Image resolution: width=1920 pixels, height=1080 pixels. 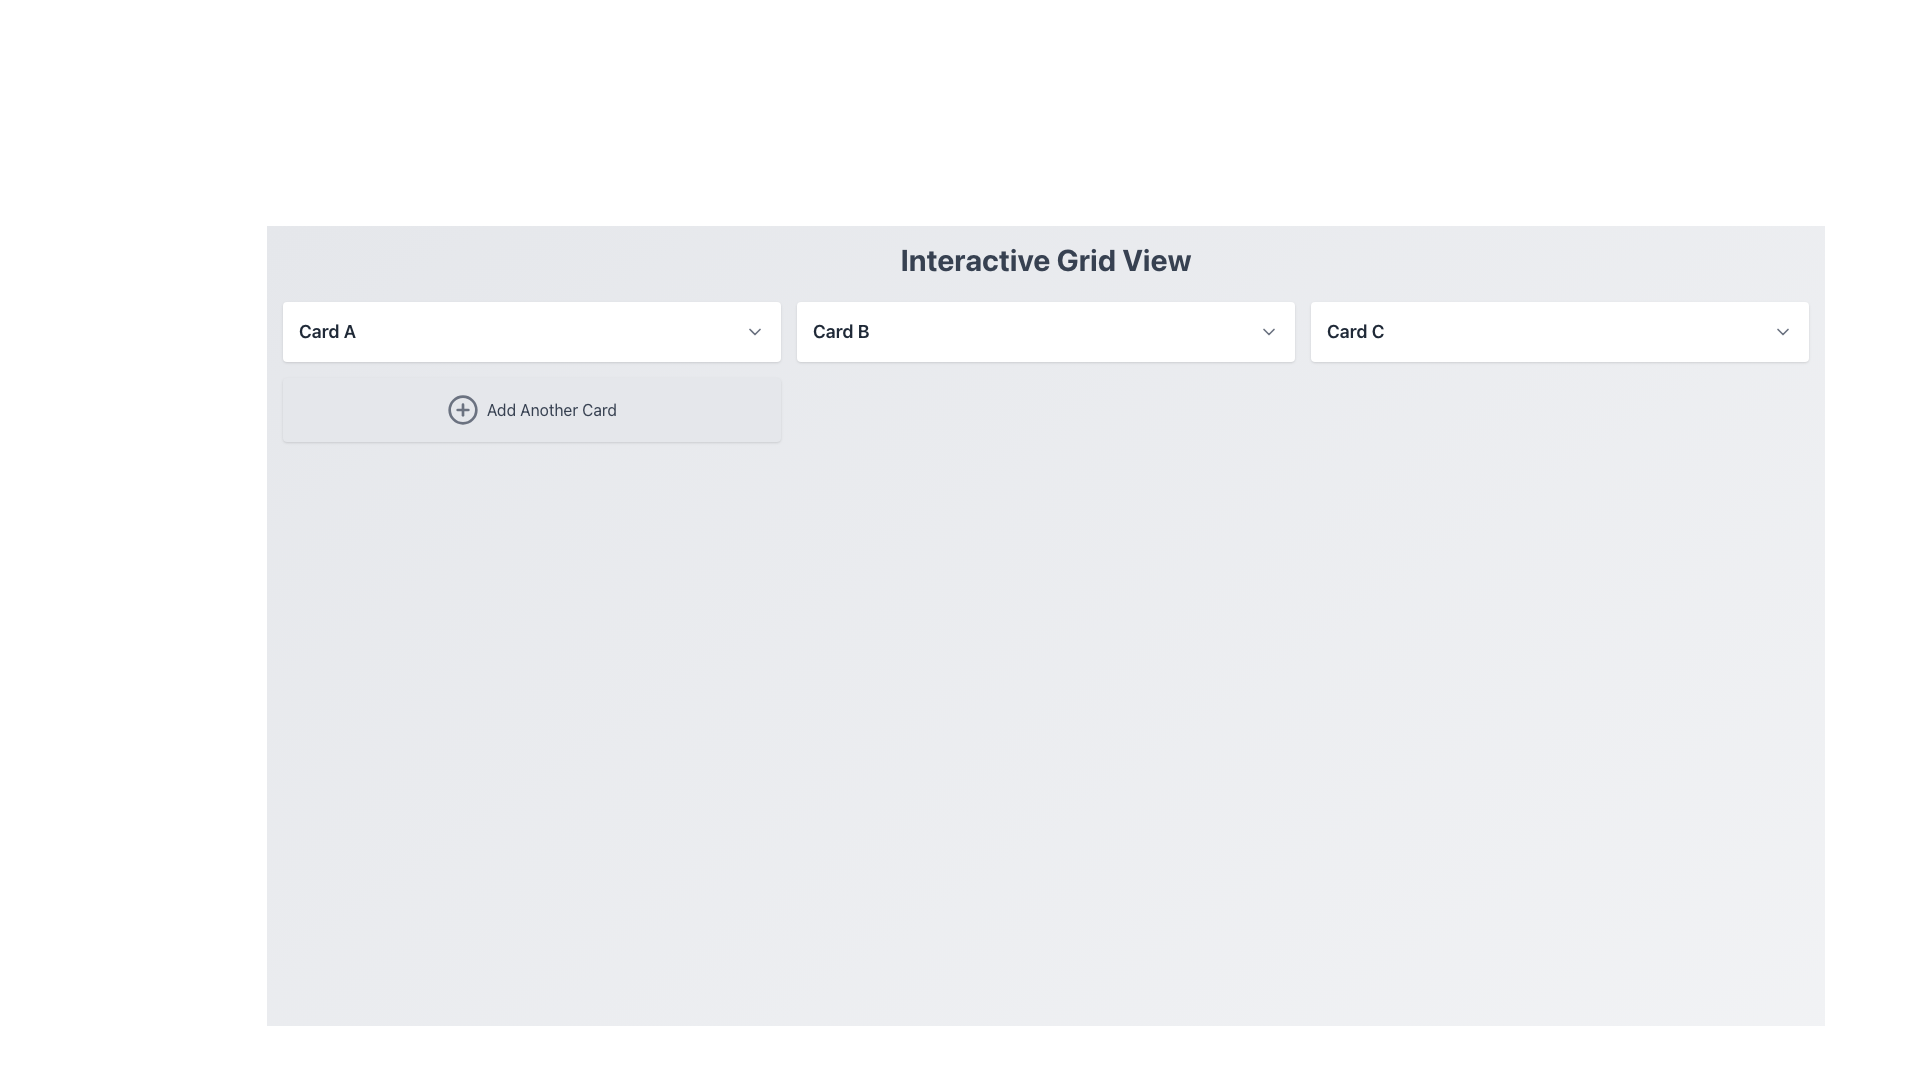 What do you see at coordinates (1045, 258) in the screenshot?
I see `the title element labeled 'Interactive Grid View', which is positioned at the top of the interface and serves as the heading for the section` at bounding box center [1045, 258].